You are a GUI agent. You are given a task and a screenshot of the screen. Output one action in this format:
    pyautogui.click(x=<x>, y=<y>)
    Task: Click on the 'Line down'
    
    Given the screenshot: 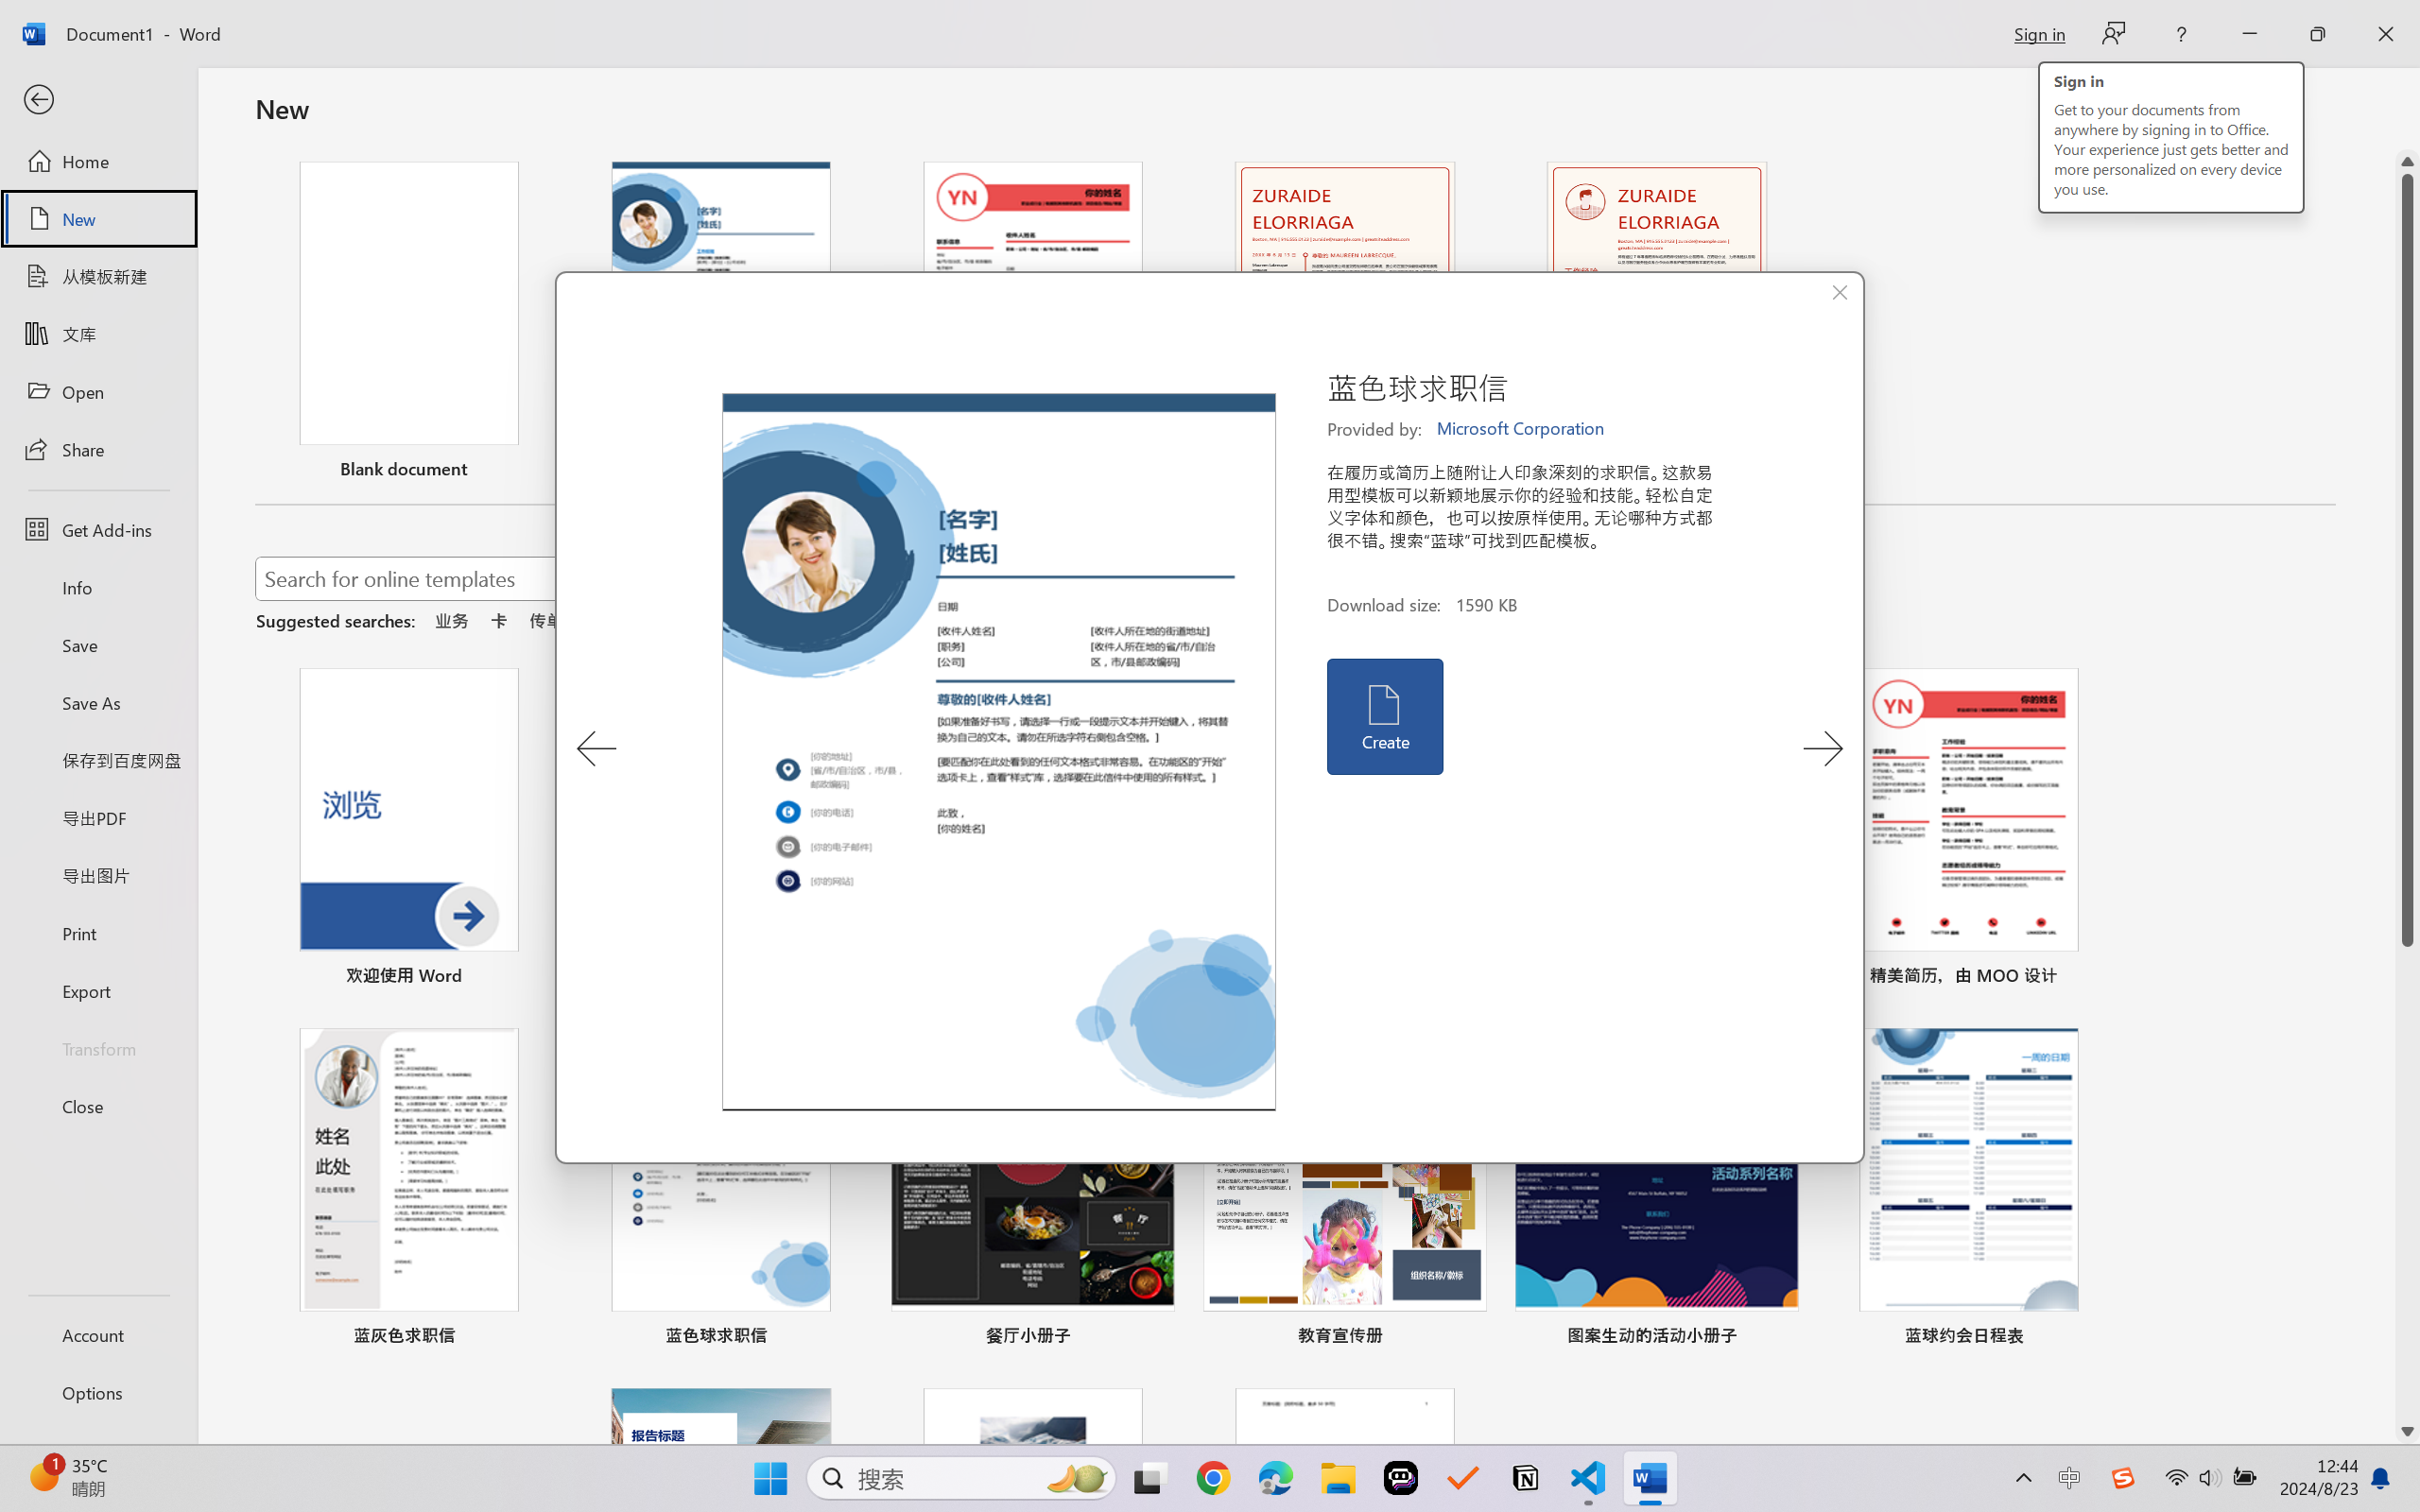 What is the action you would take?
    pyautogui.click(x=2407, y=1432)
    